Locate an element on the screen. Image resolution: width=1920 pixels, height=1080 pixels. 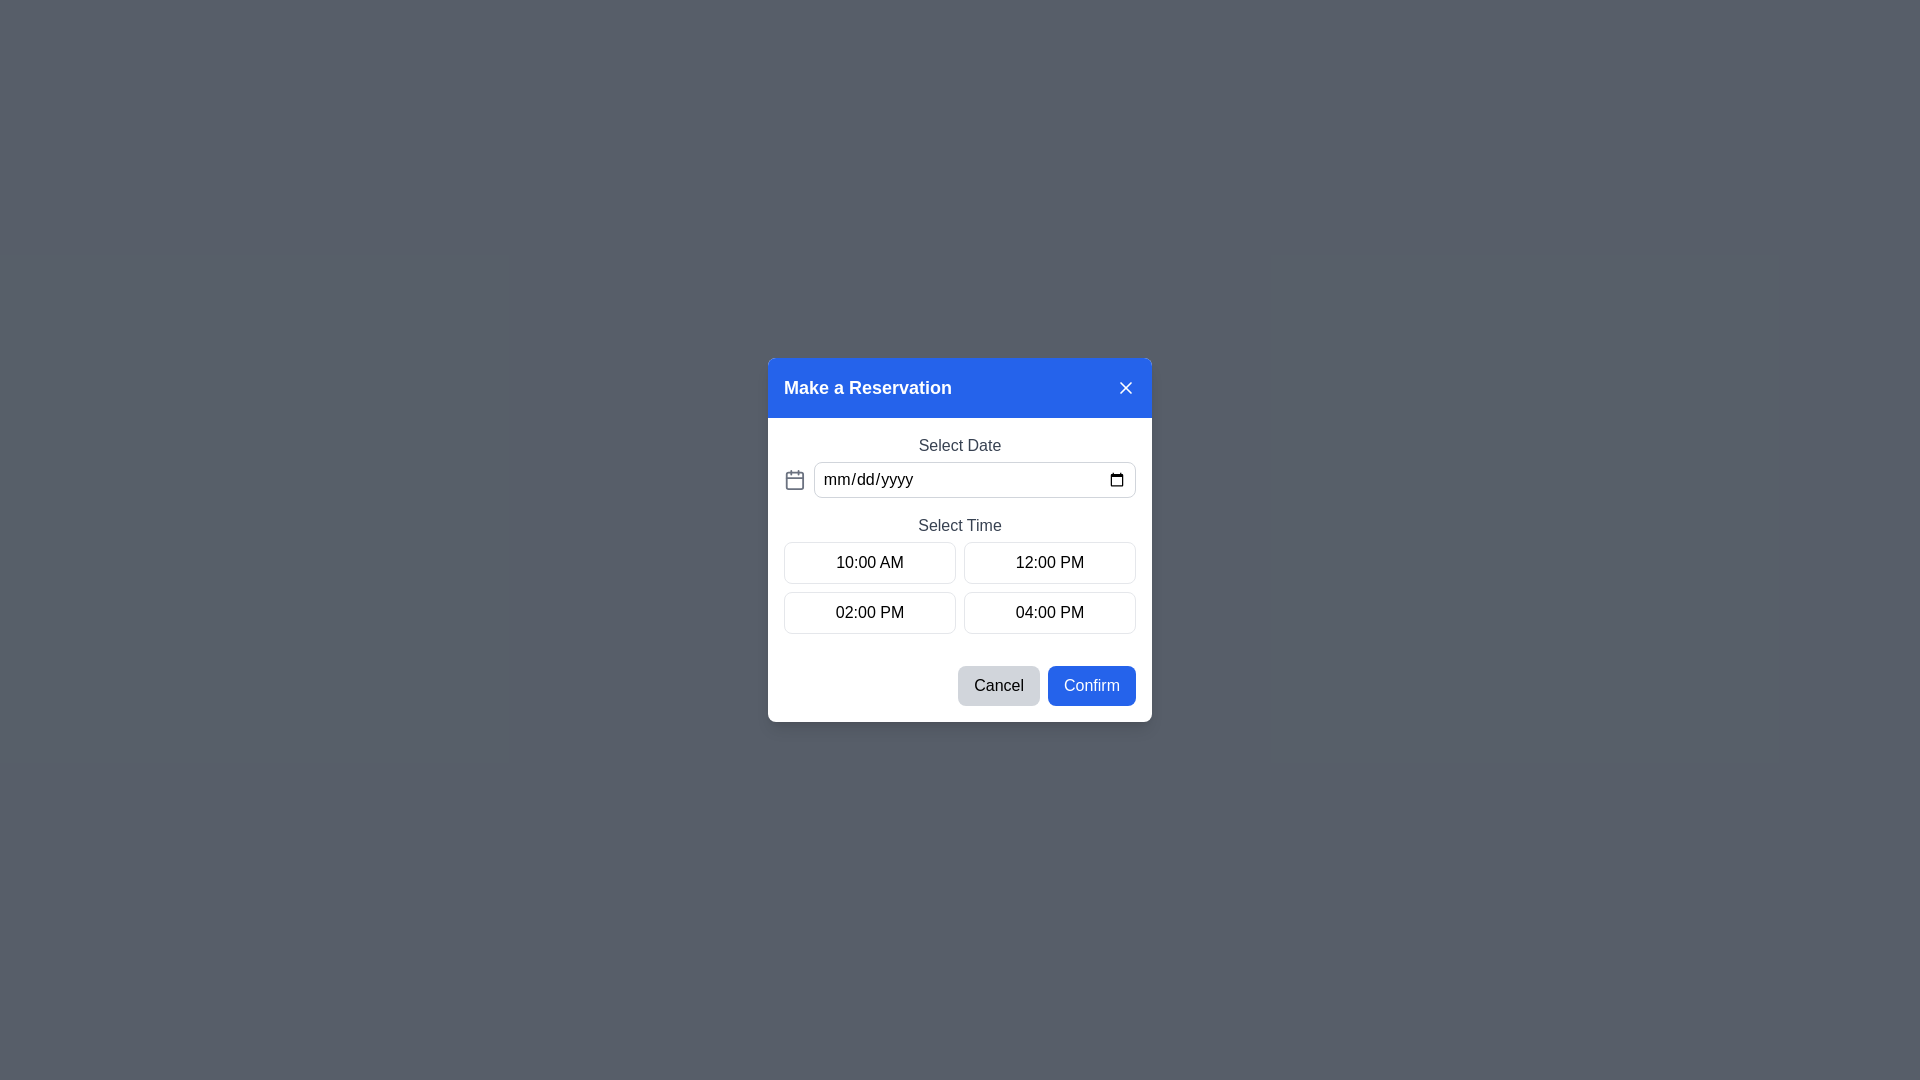
the button displaying '12:00 PM' which is located in the top-right cell of the time selection grid in the 'Select Time' section of the reservation dialog is located at coordinates (1049, 563).